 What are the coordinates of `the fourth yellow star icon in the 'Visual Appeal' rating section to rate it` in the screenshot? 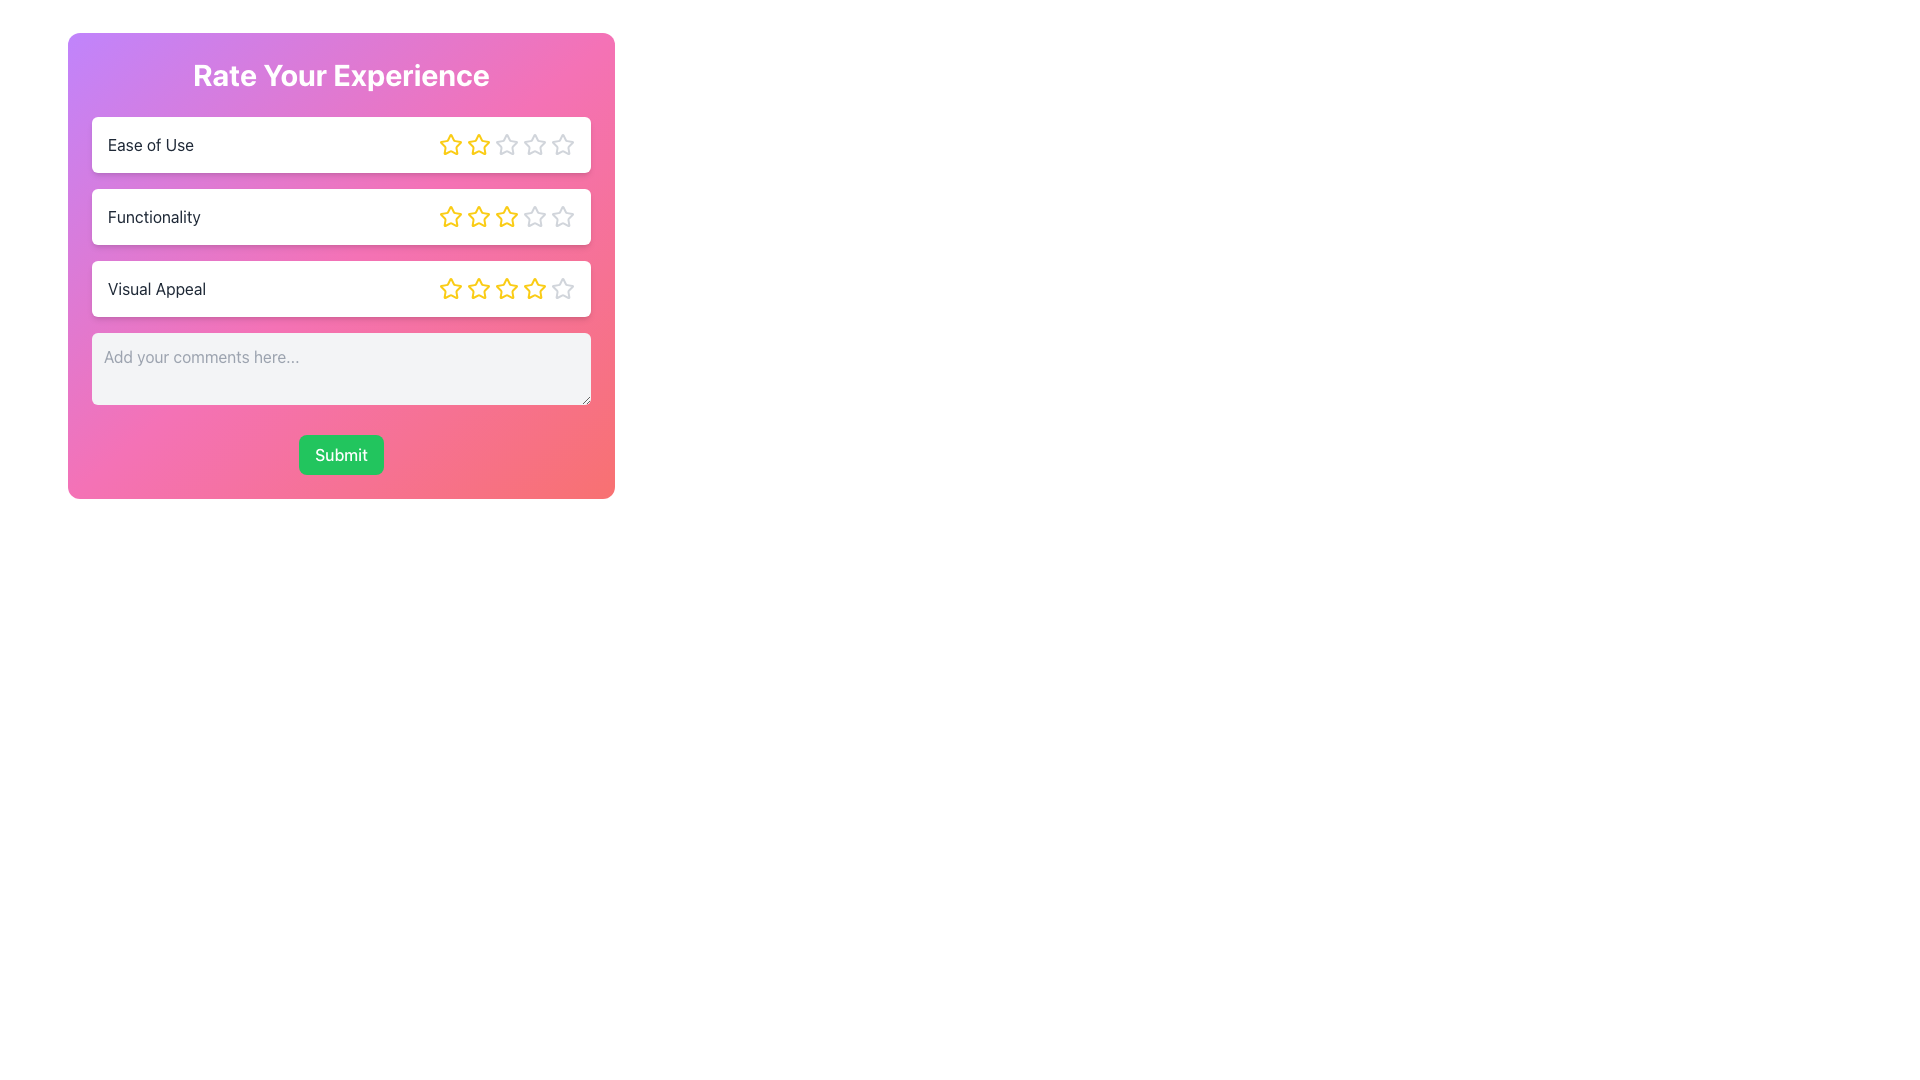 It's located at (534, 288).